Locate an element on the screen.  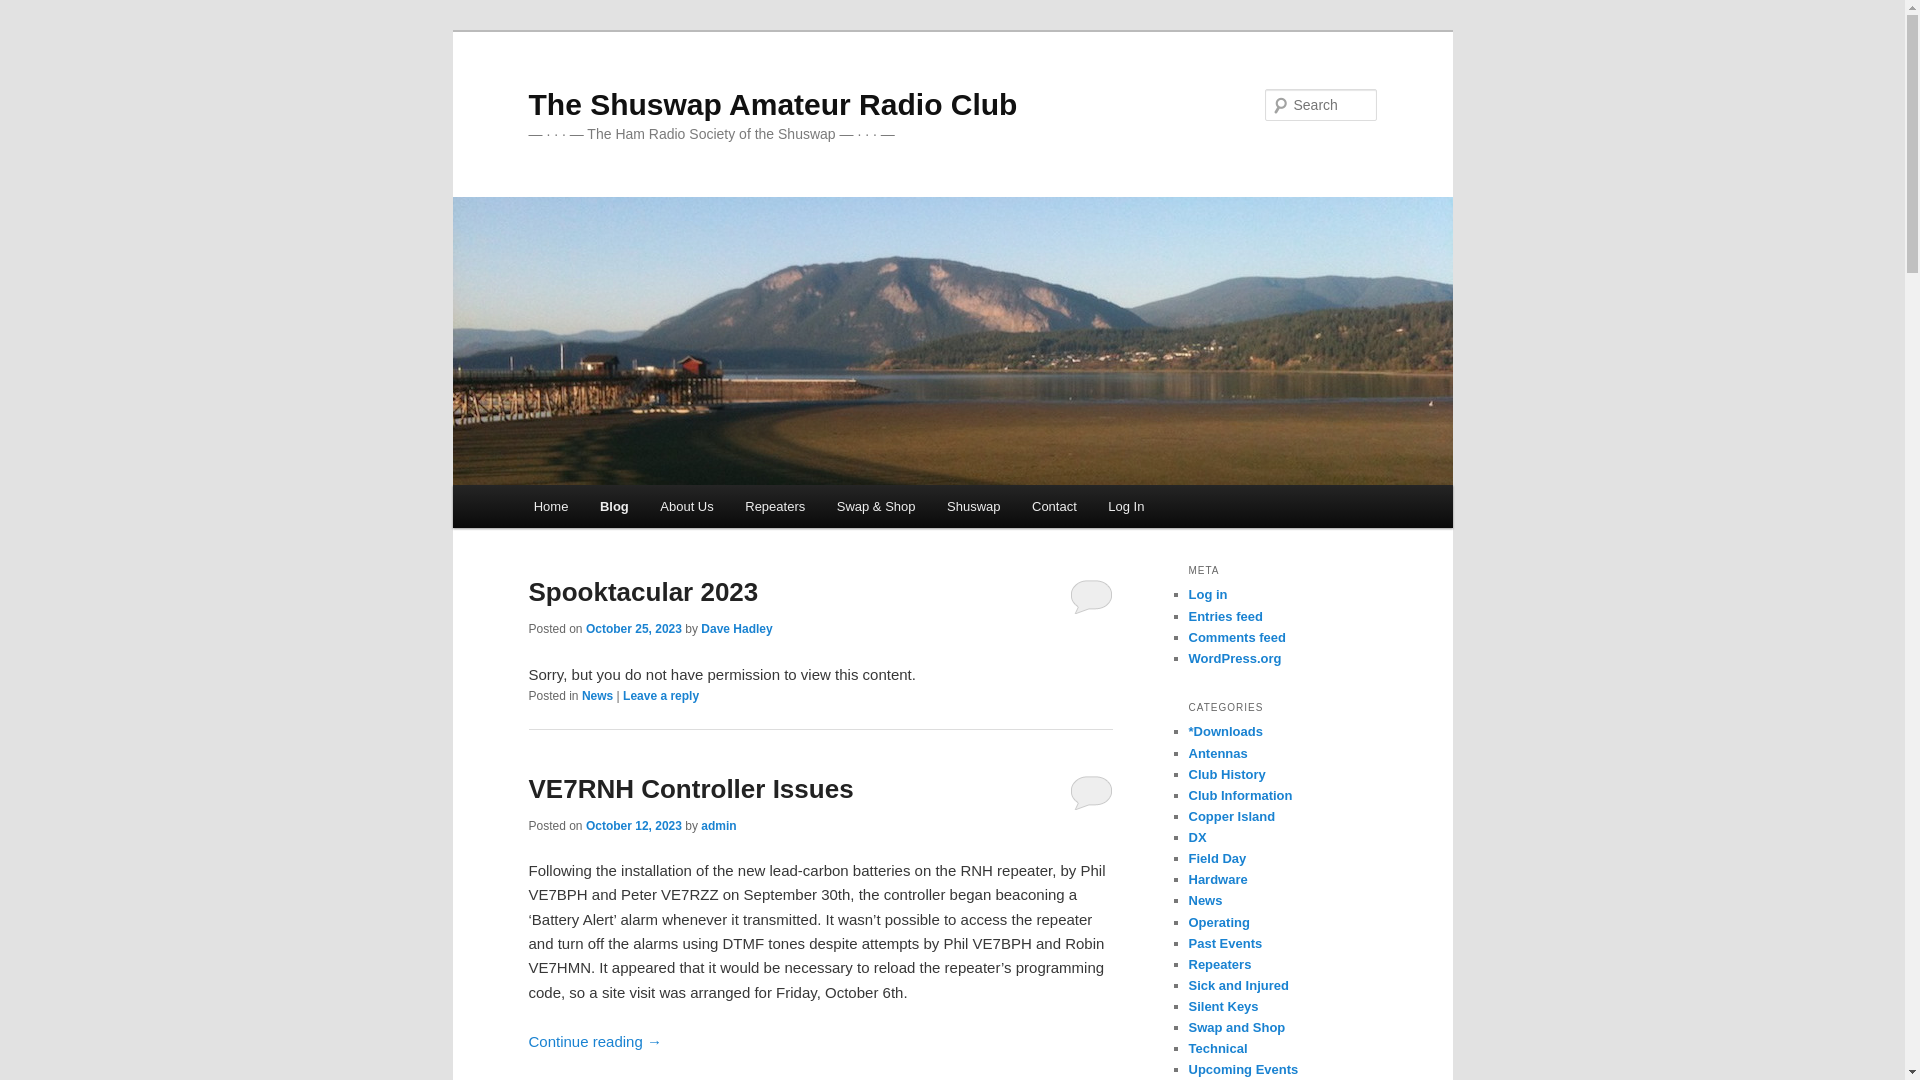
'Home' is located at coordinates (551, 505).